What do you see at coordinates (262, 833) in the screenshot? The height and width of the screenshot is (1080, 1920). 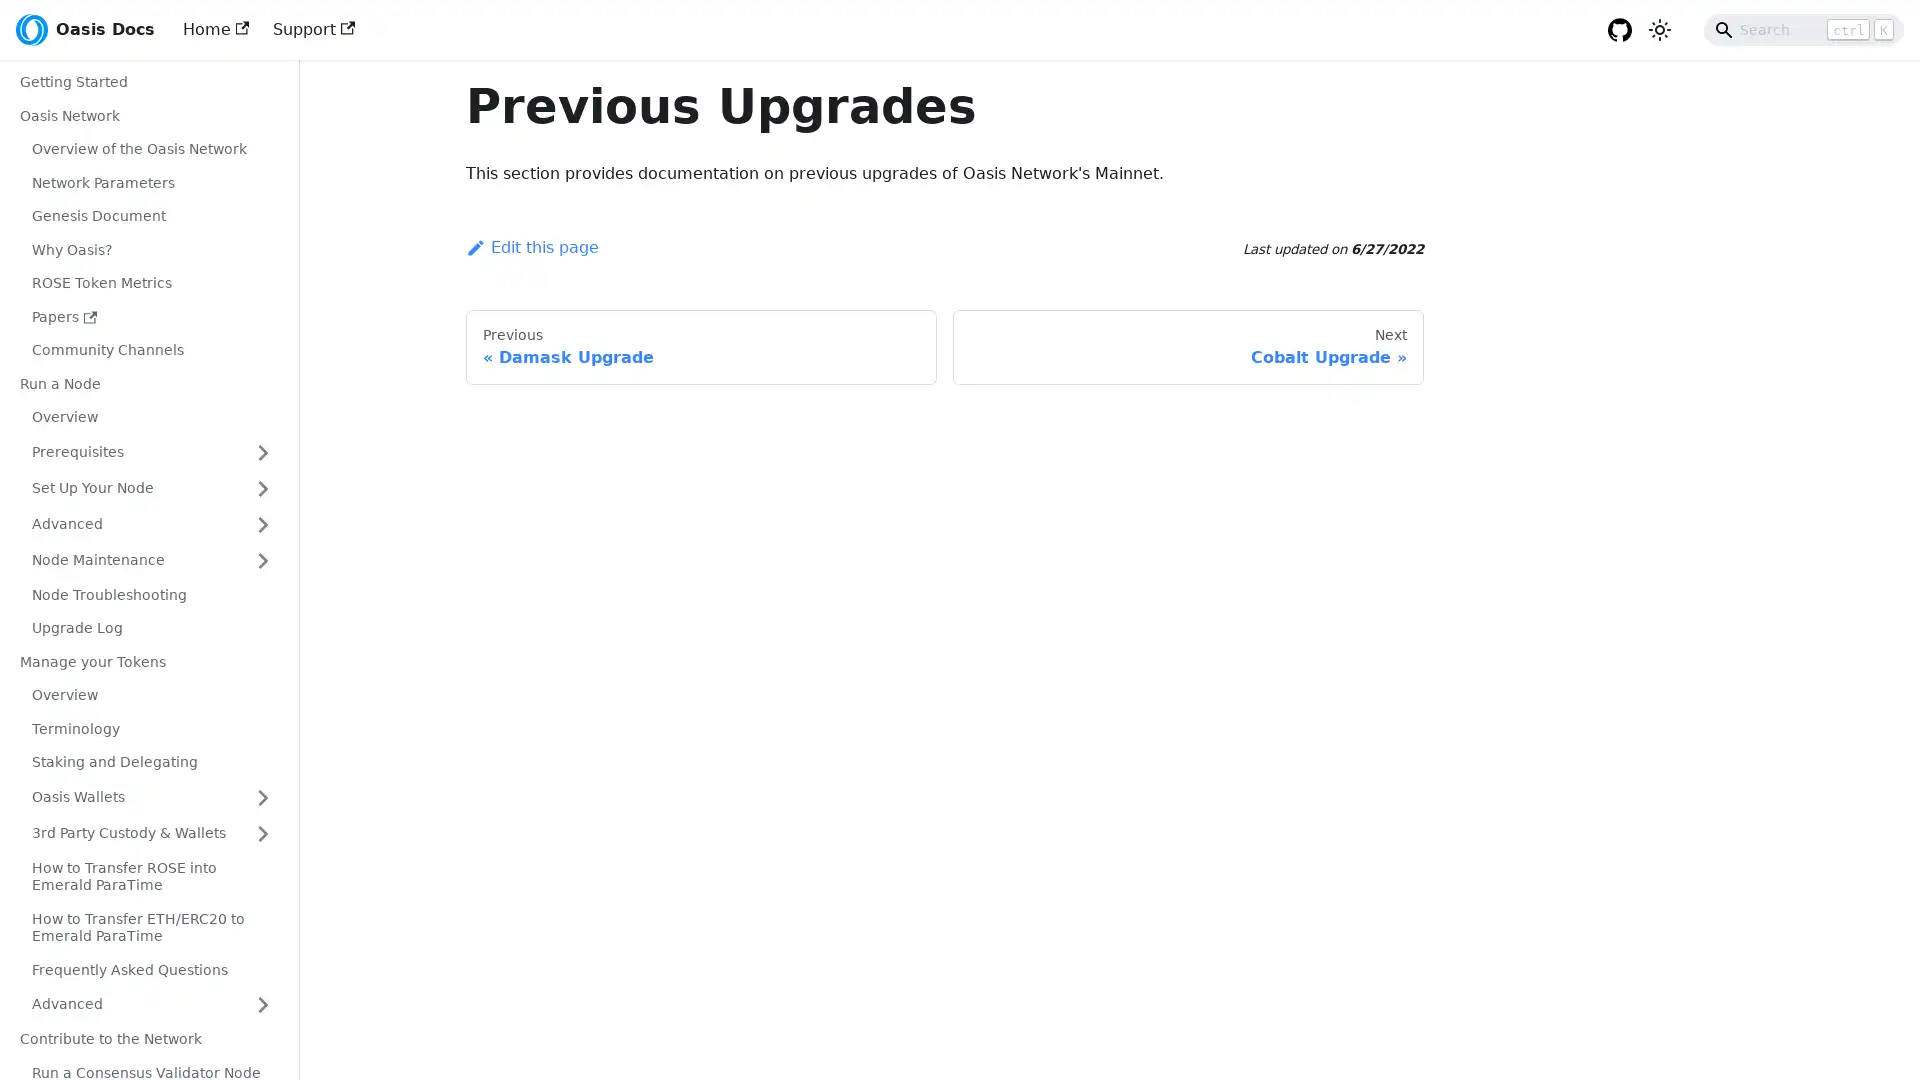 I see `Toggle the collapsible sidebar category '3rd Party Custody & Wallets'` at bounding box center [262, 833].